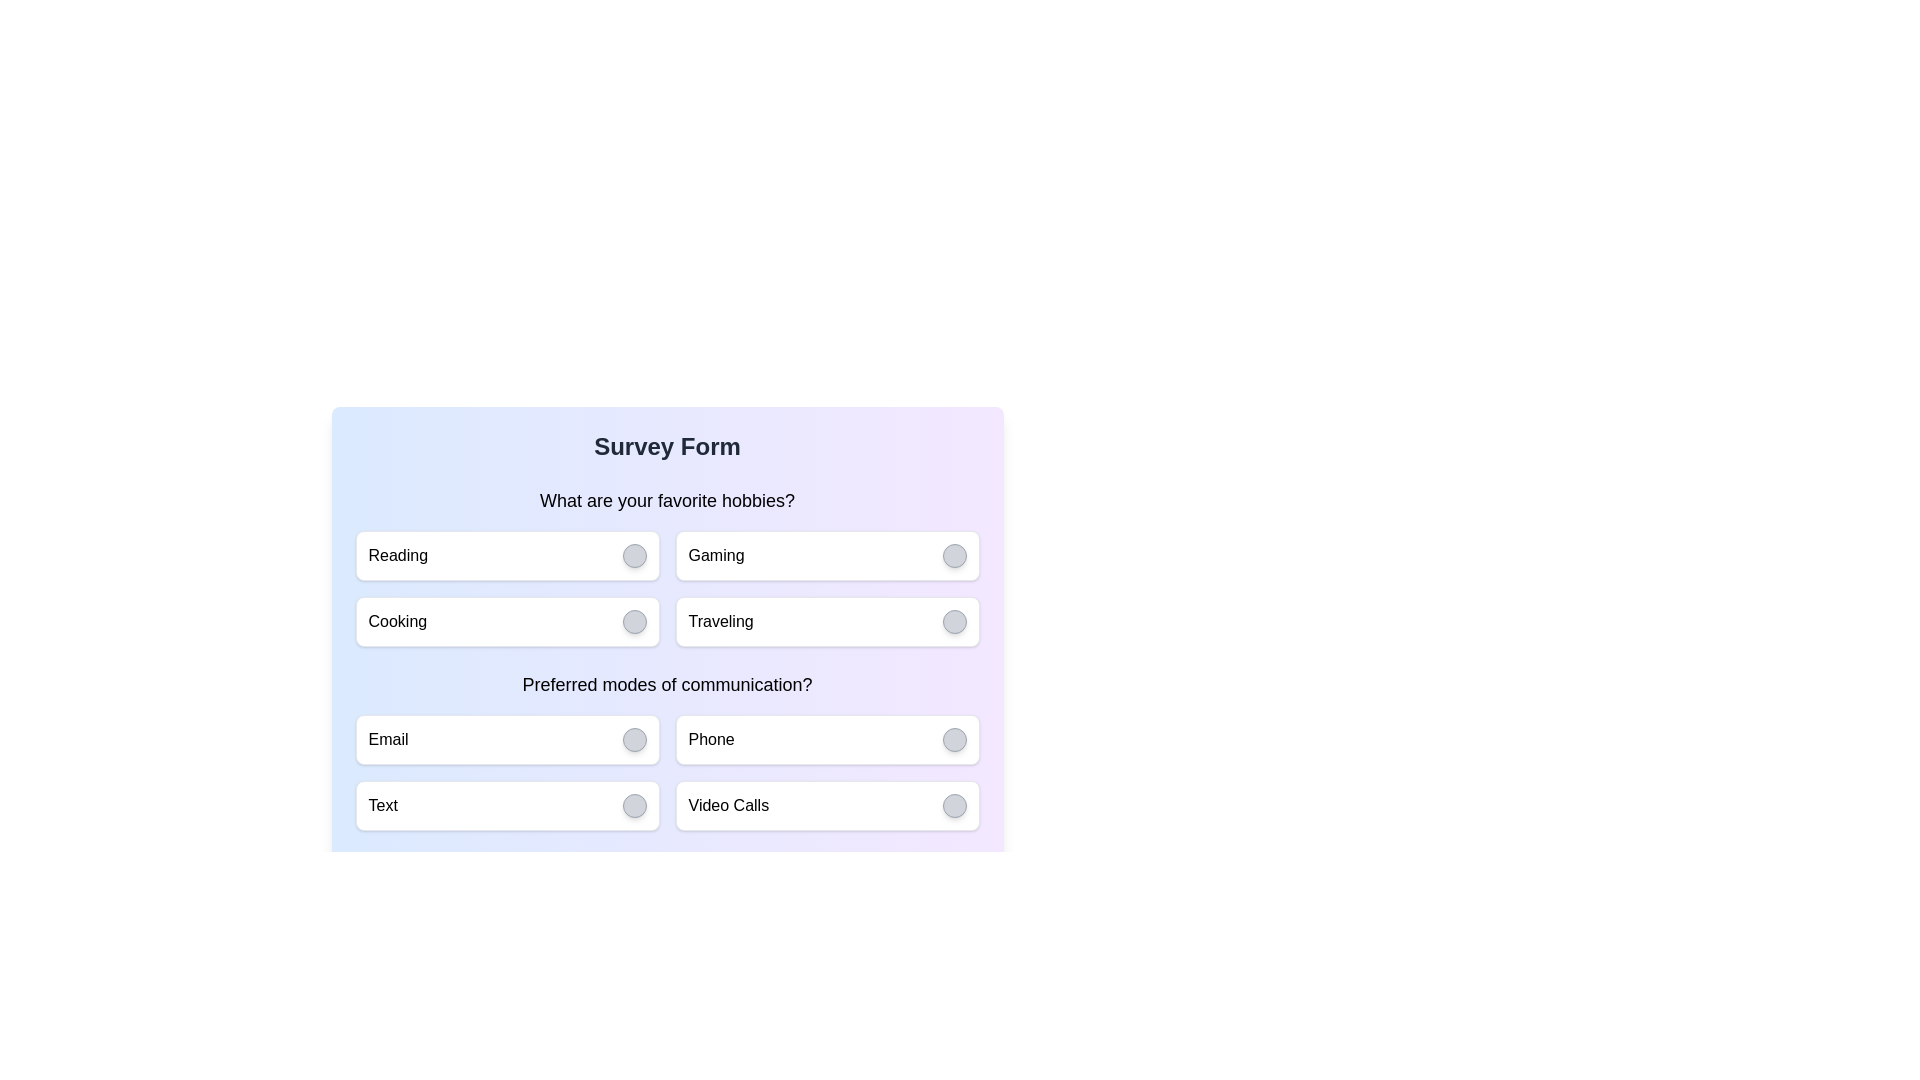  What do you see at coordinates (667, 771) in the screenshot?
I see `the toggle button in the grid layout under the section titled 'Preferred modes of communication?'` at bounding box center [667, 771].